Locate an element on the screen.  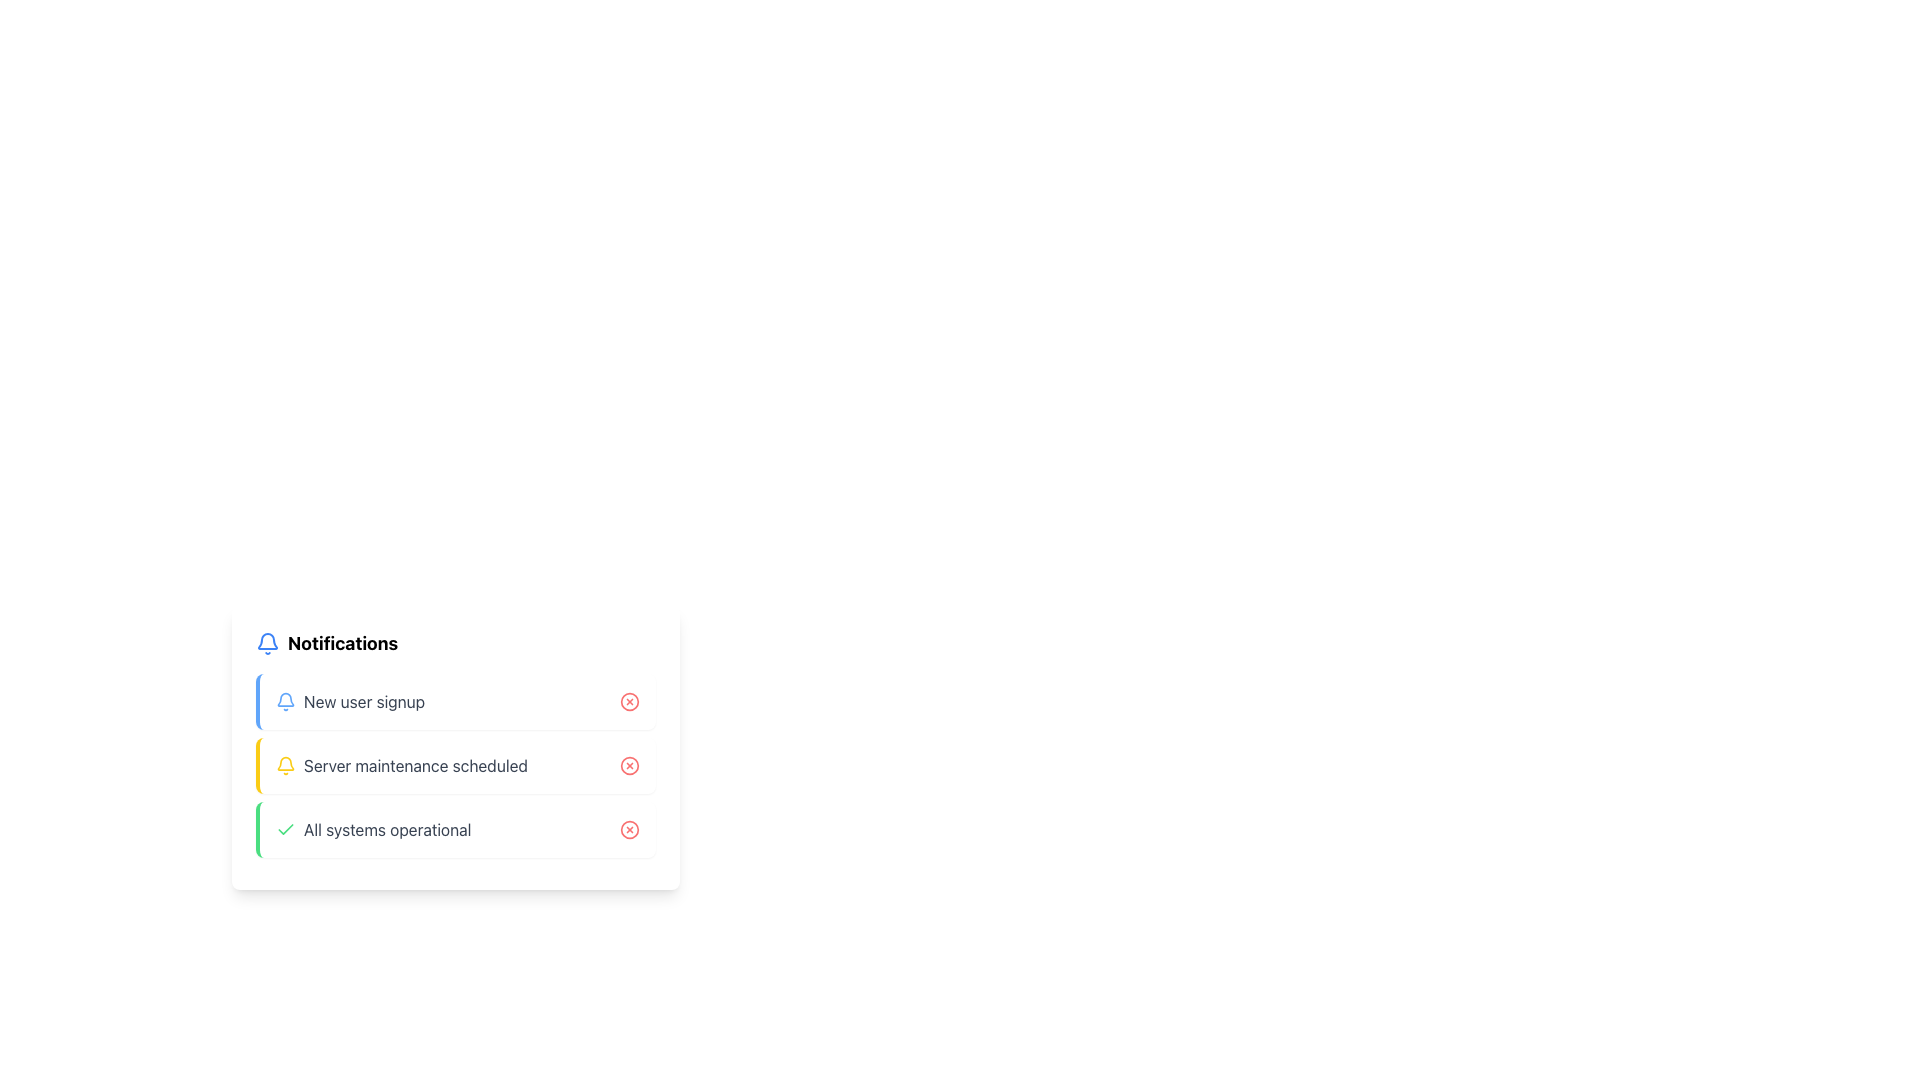
the 'New user signup' text label in the notifications list, which is styled with clean typography and located next to a bell icon is located at coordinates (364, 701).